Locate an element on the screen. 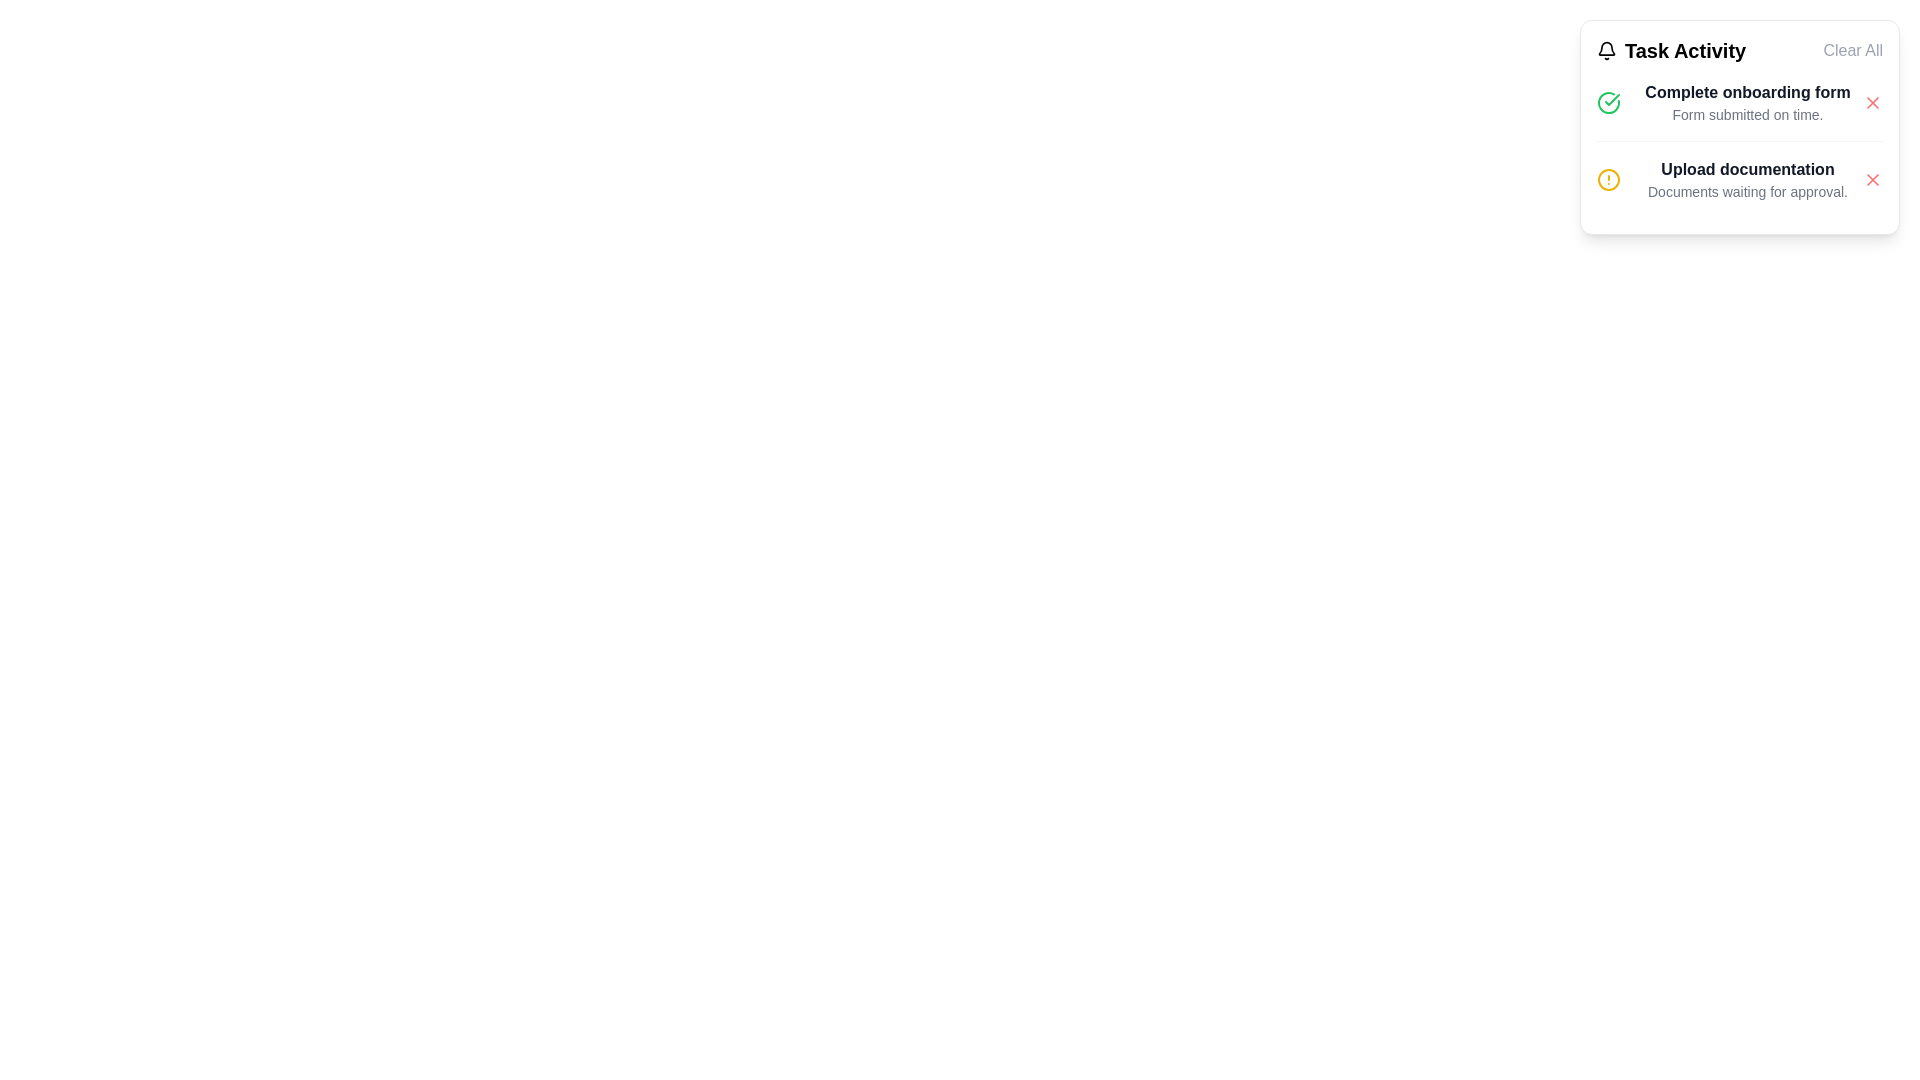 Image resolution: width=1920 pixels, height=1080 pixels. the 'Task Activity' section's first line text label that identifies the onboarding form task is located at coordinates (1746, 92).